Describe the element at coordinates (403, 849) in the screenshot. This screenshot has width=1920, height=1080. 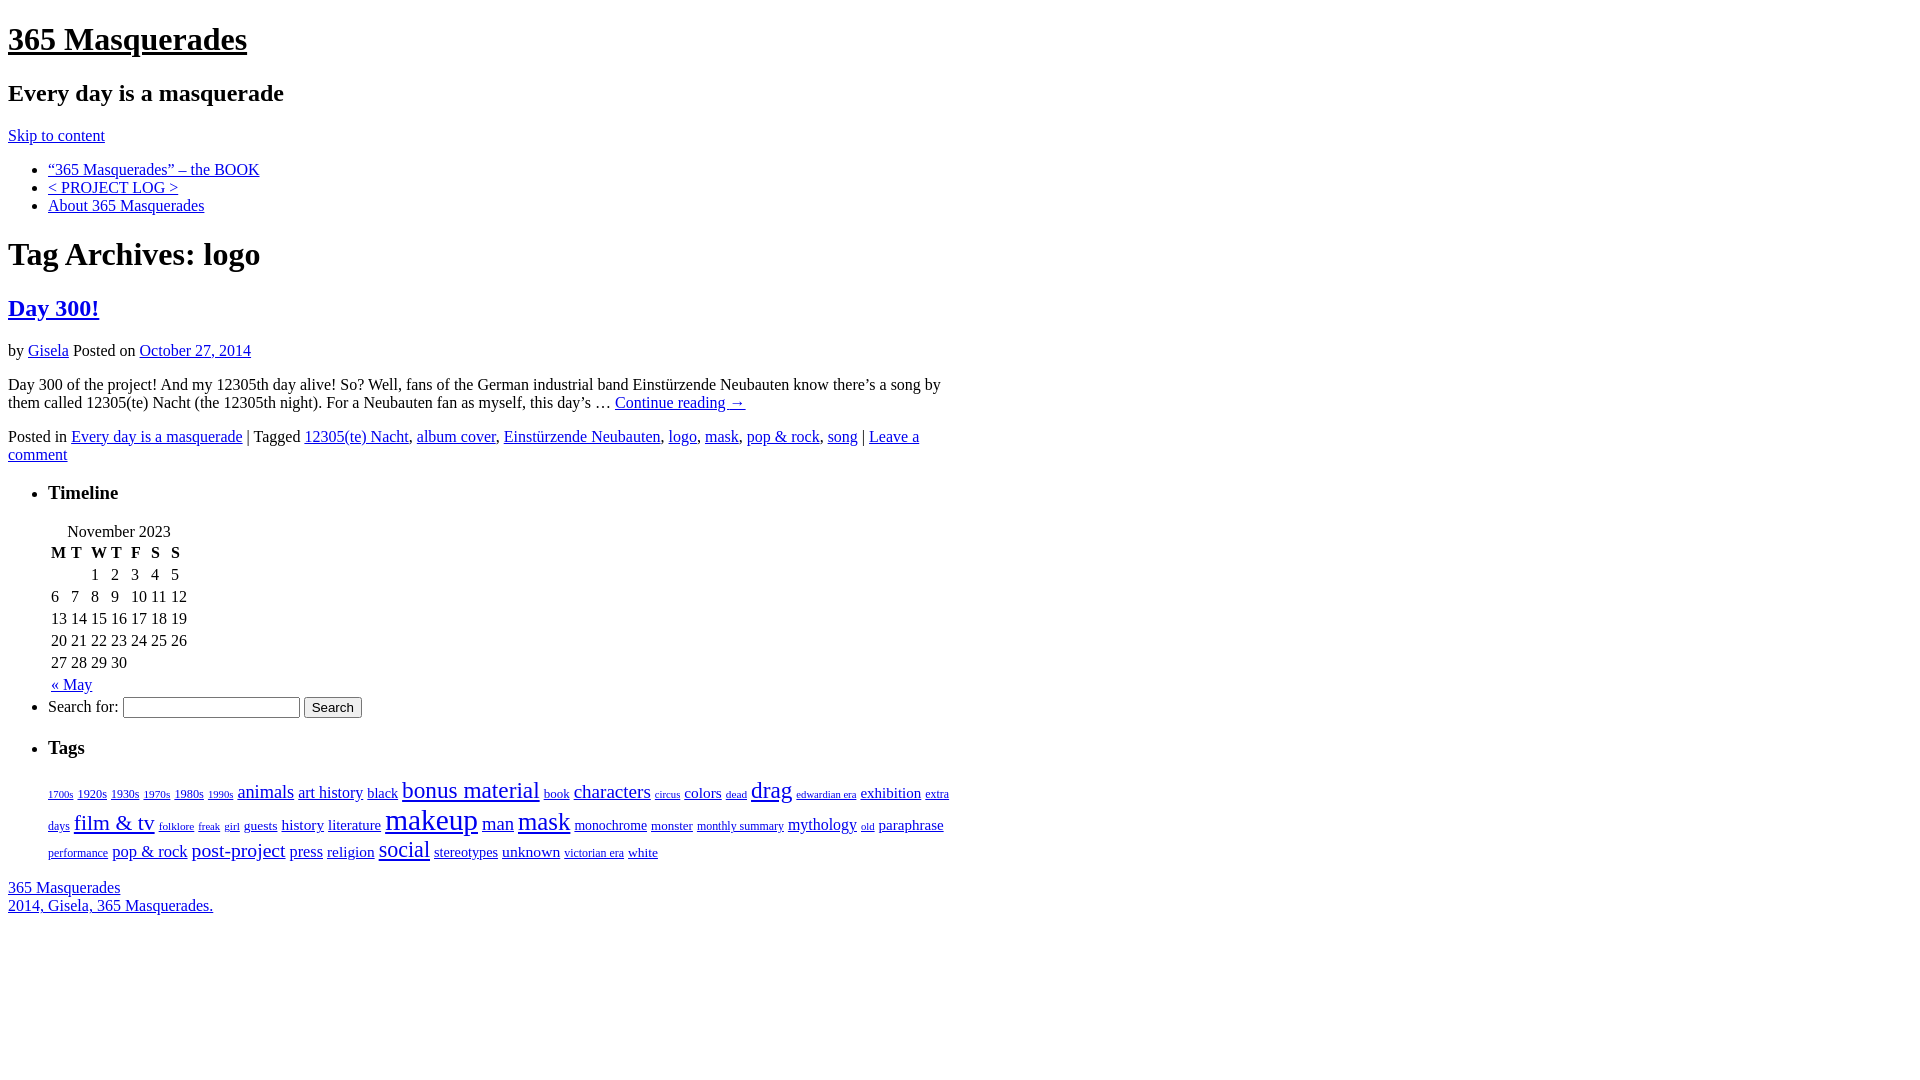
I see `'social'` at that location.